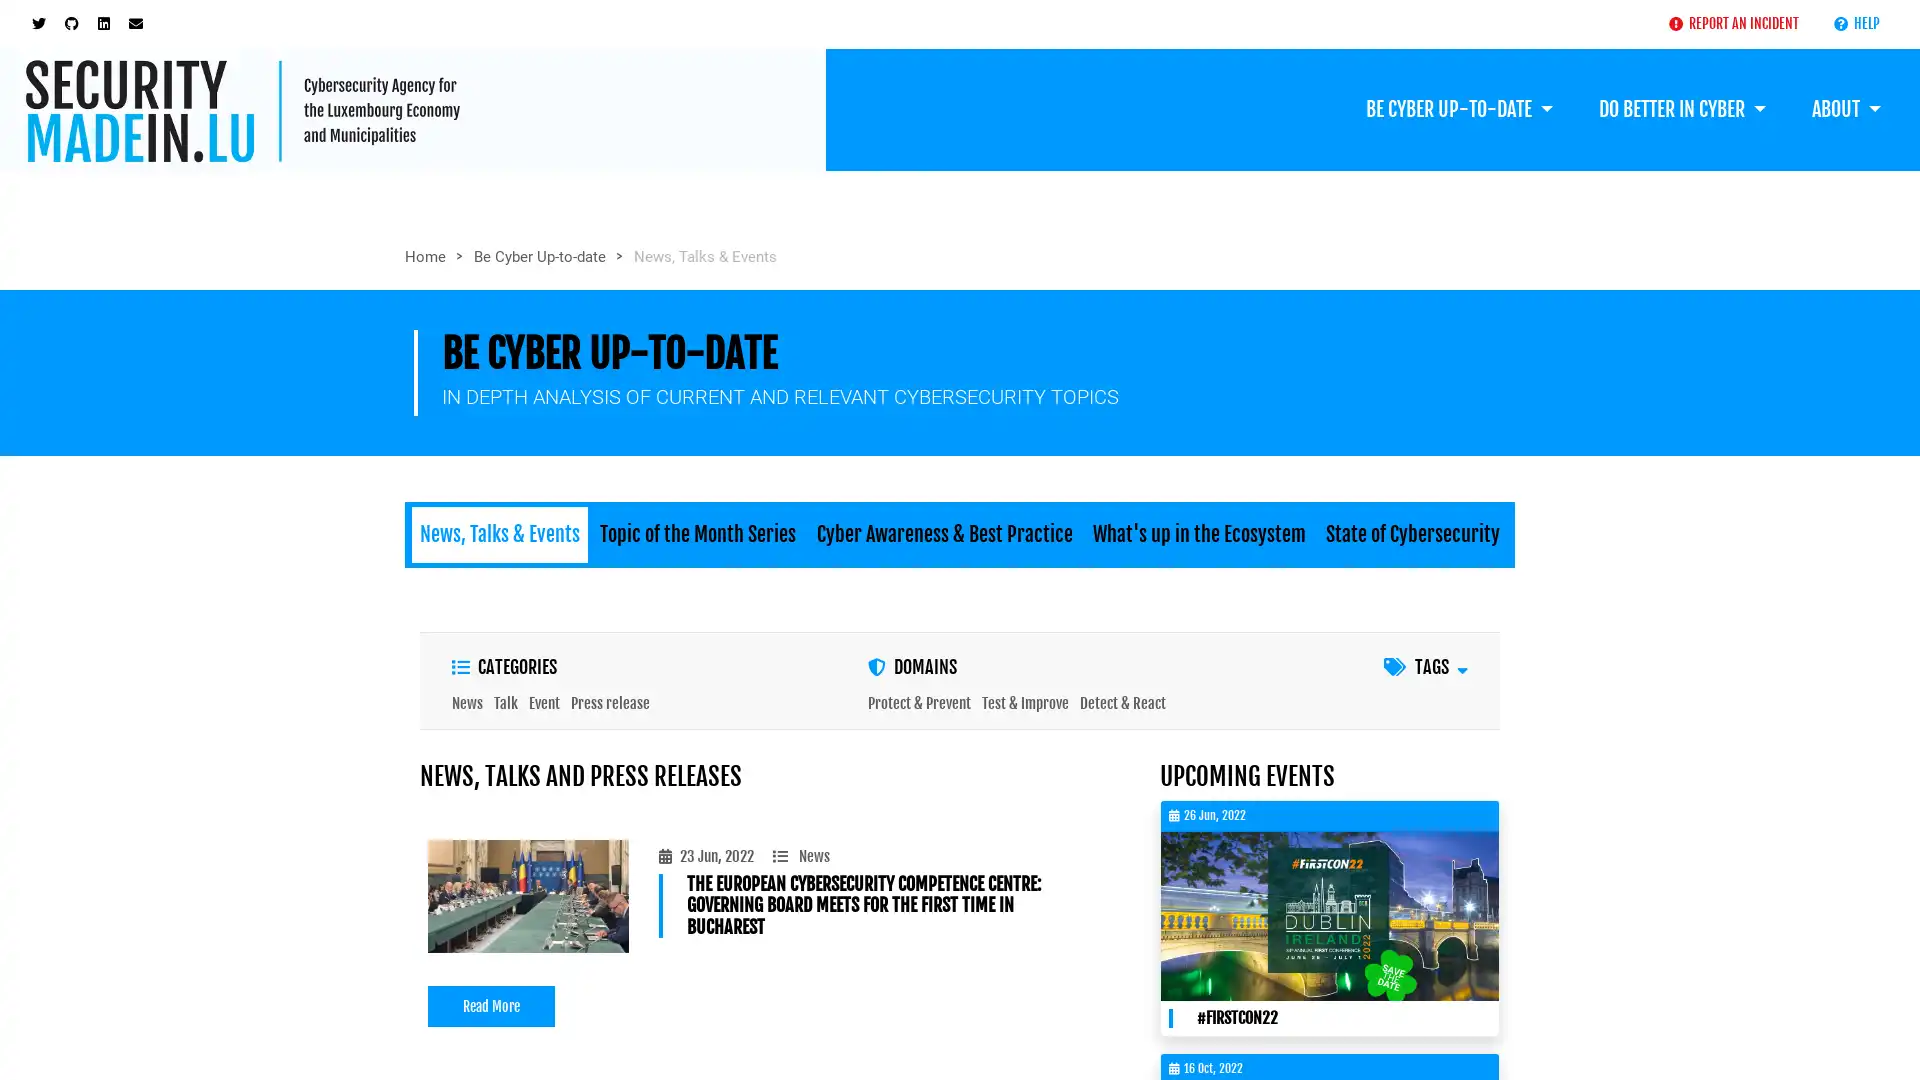 The width and height of the screenshot is (1920, 1080). Describe the element at coordinates (1680, 108) in the screenshot. I see `DO BETTER IN CYBER` at that location.